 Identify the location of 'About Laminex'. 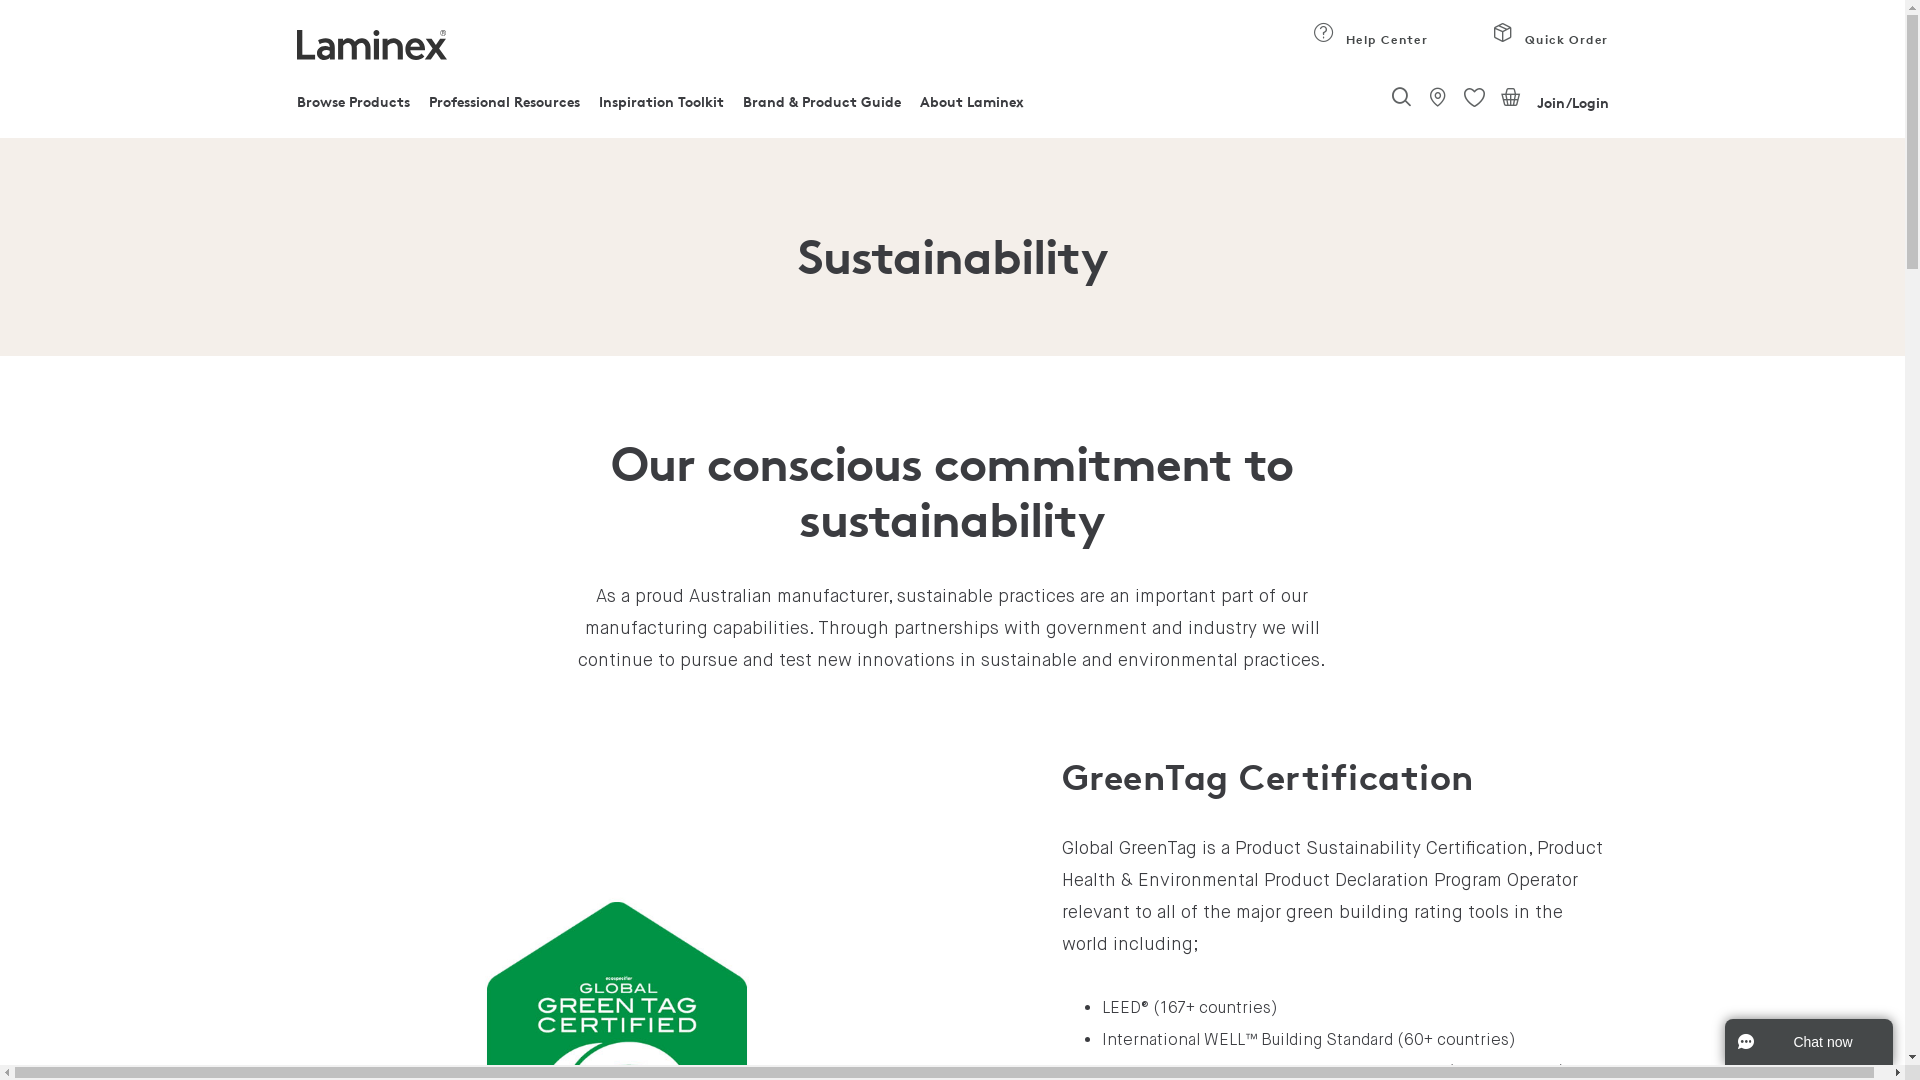
(971, 107).